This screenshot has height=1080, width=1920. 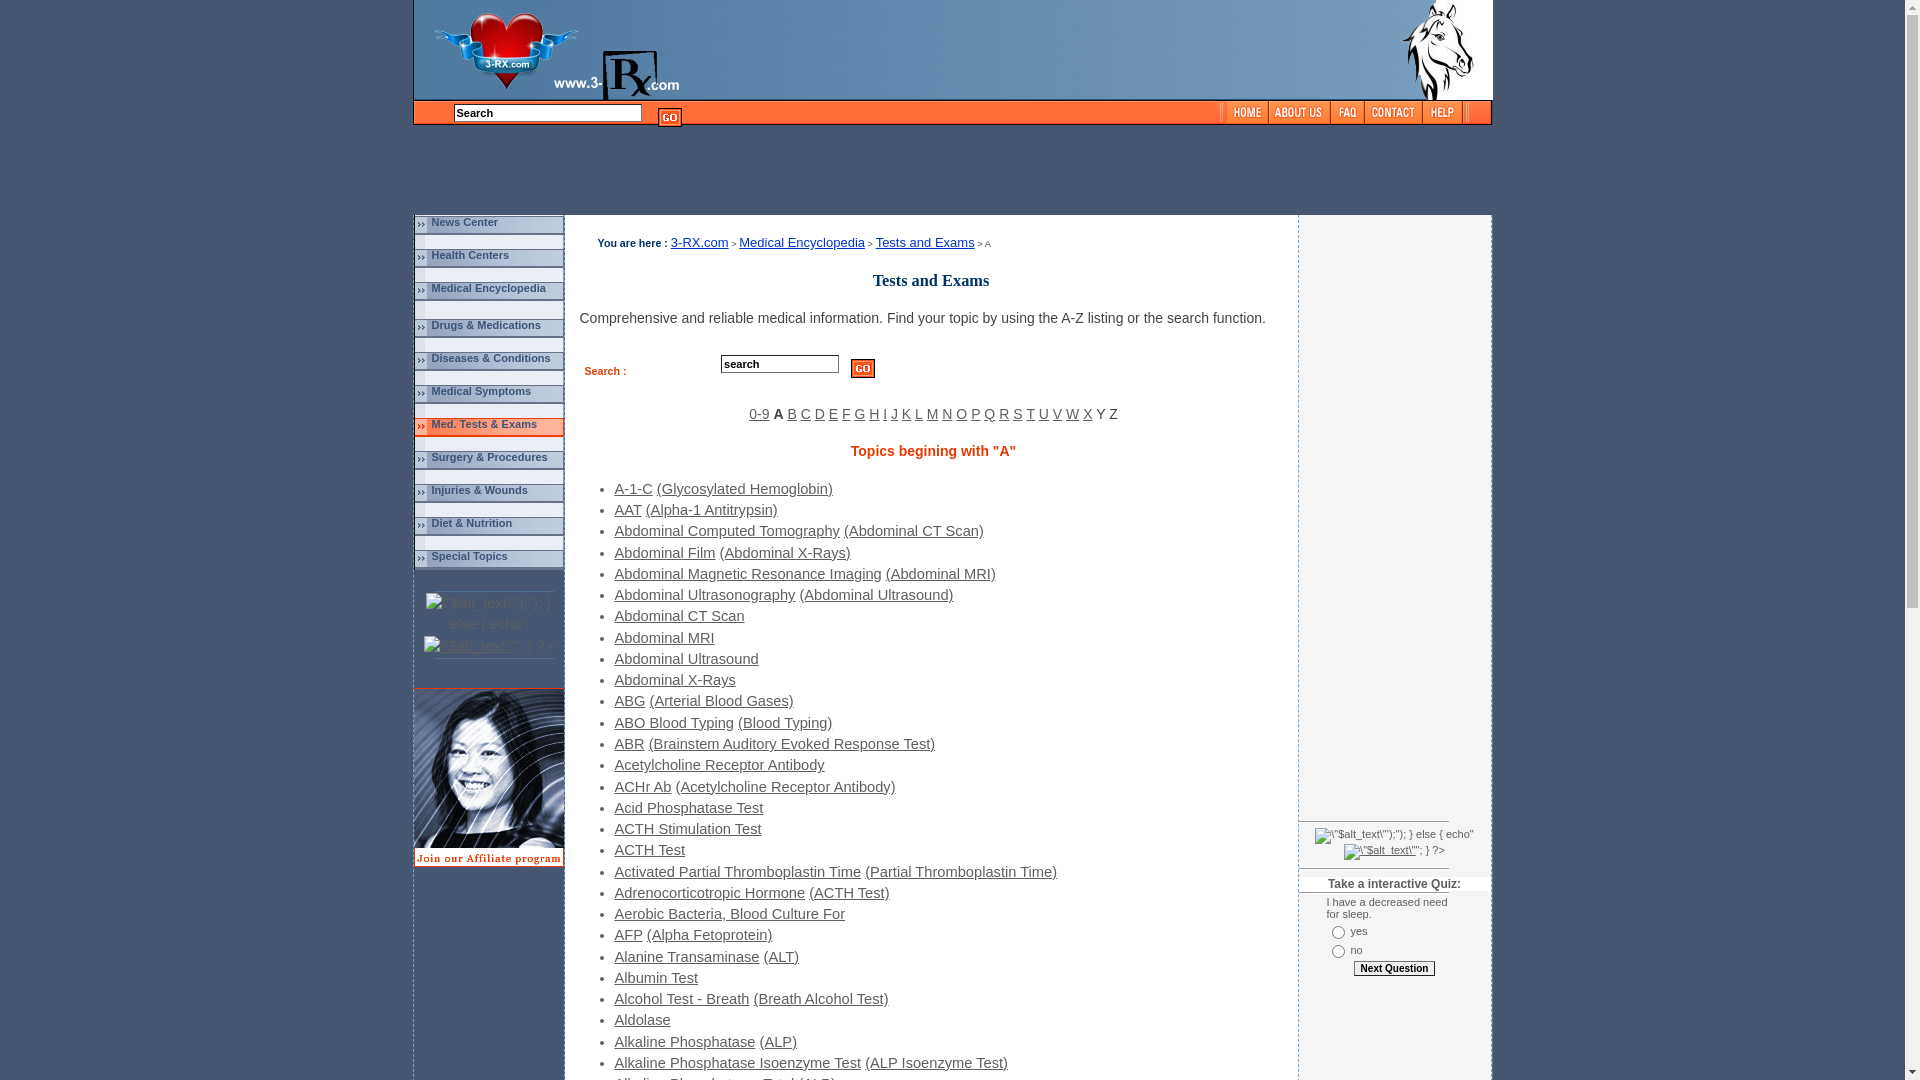 I want to click on 'Medical Symptoms', so click(x=431, y=390).